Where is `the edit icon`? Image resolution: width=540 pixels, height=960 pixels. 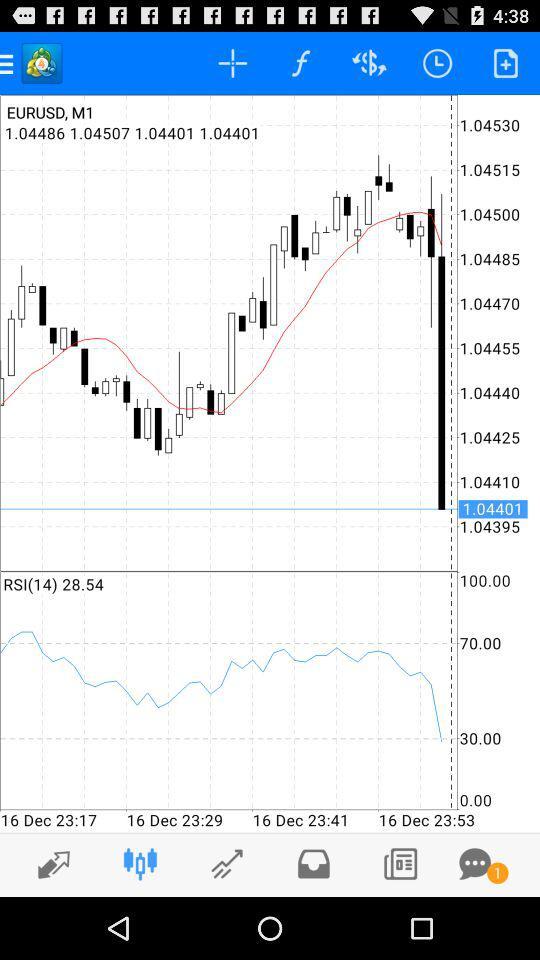 the edit icon is located at coordinates (226, 924).